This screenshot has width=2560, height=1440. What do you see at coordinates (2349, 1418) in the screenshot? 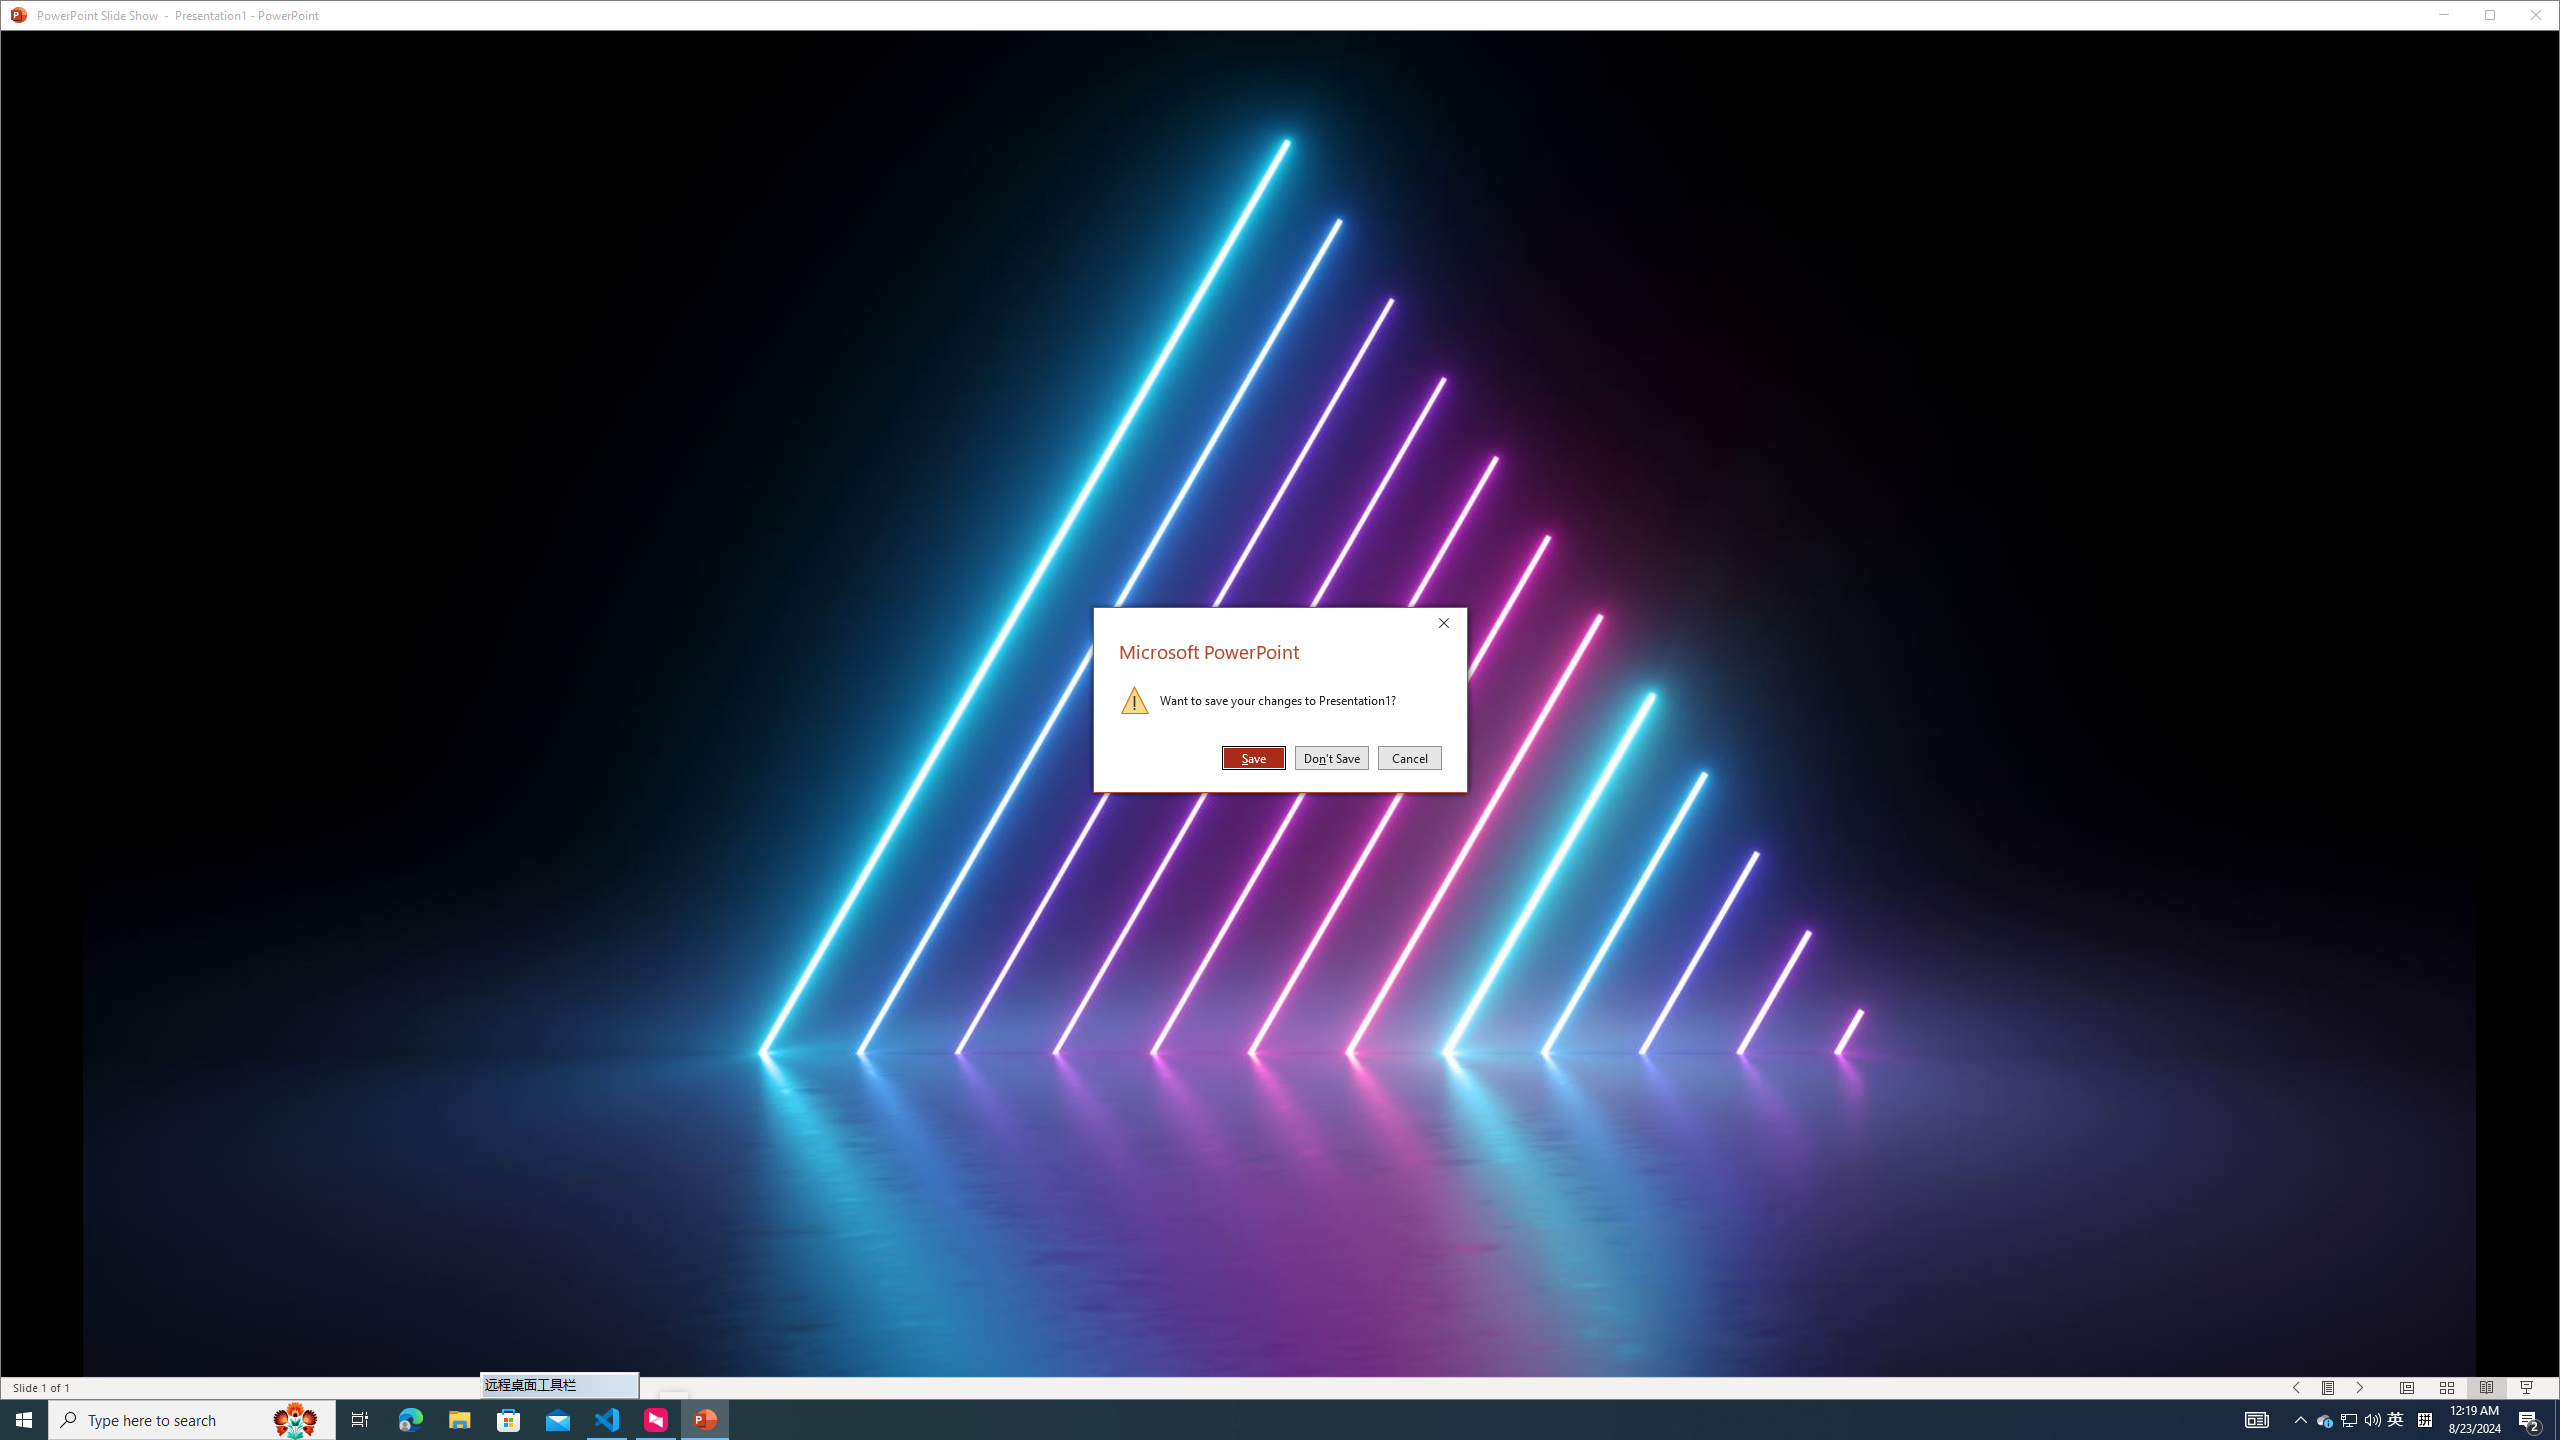
I see `'User Promoted Notification Area'` at bounding box center [2349, 1418].